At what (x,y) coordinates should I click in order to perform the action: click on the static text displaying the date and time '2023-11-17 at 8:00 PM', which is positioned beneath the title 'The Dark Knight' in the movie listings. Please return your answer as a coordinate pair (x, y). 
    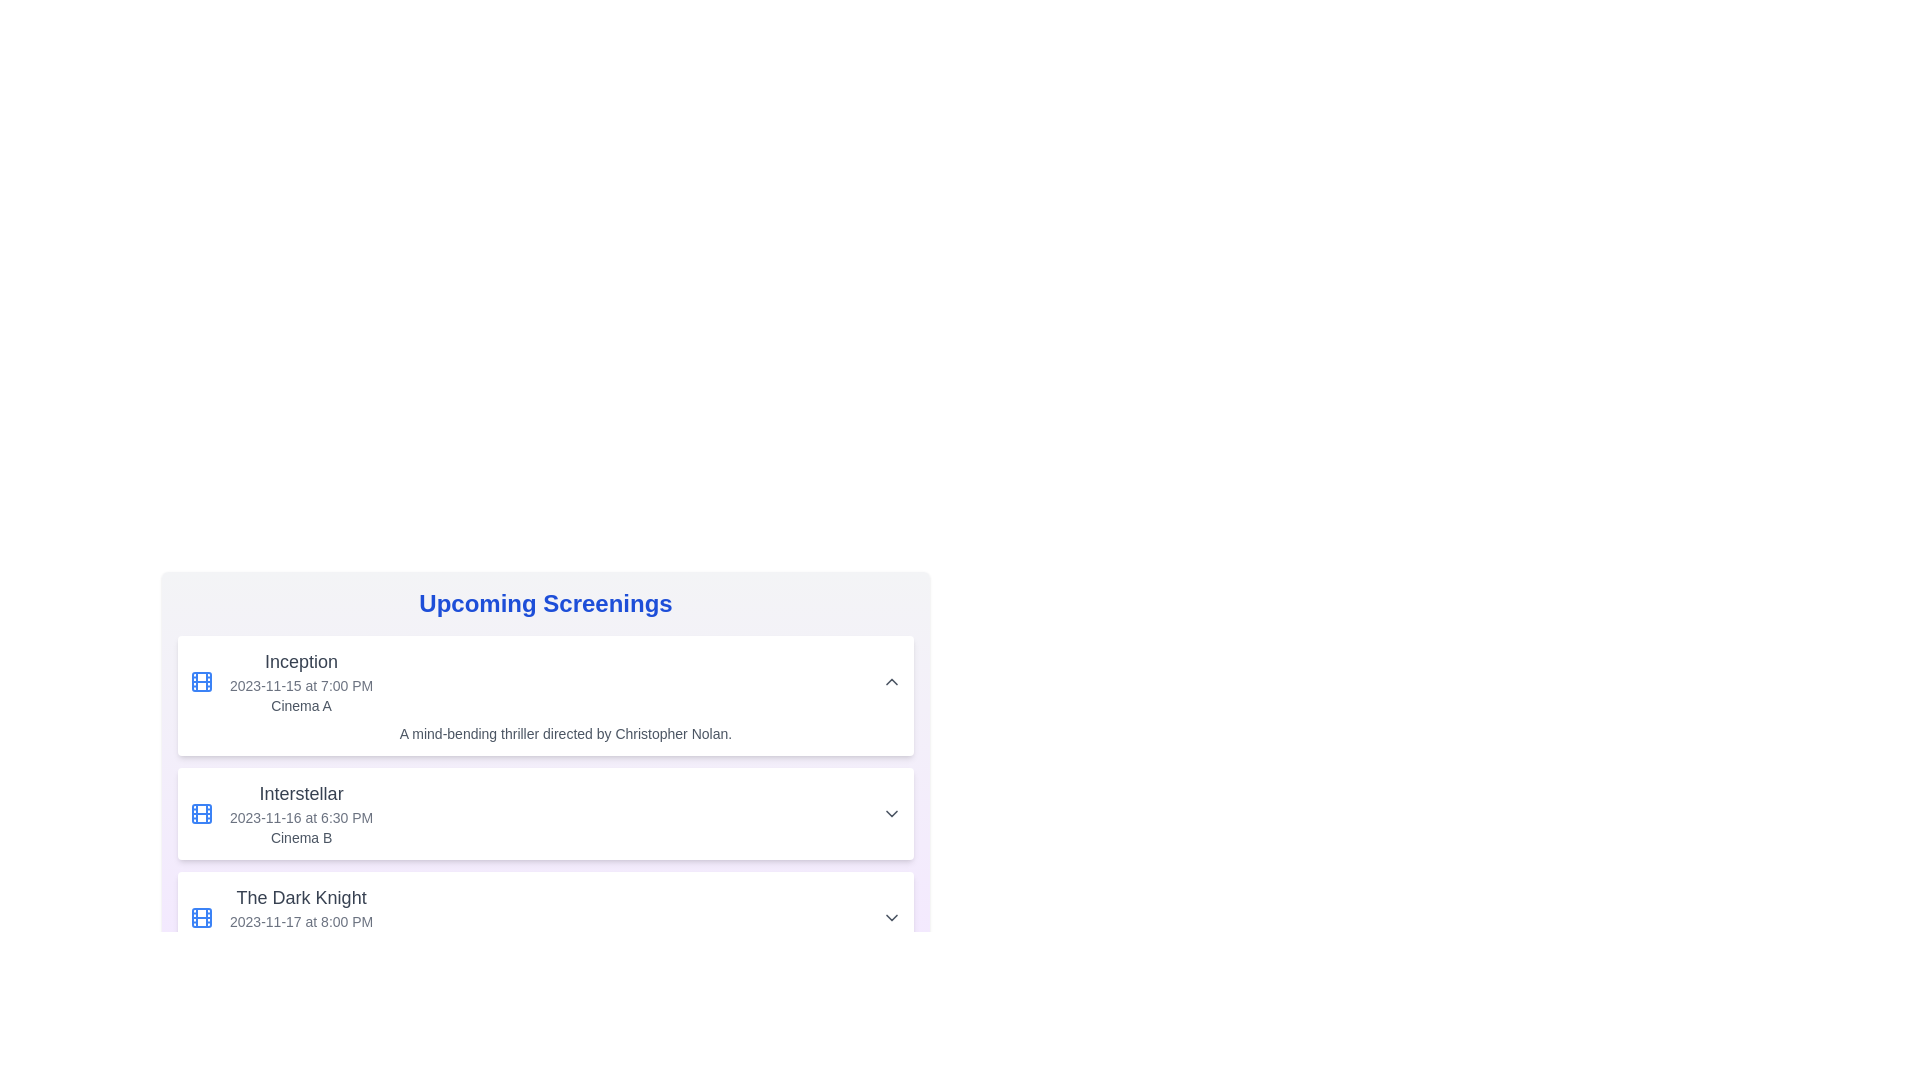
    Looking at the image, I should click on (300, 921).